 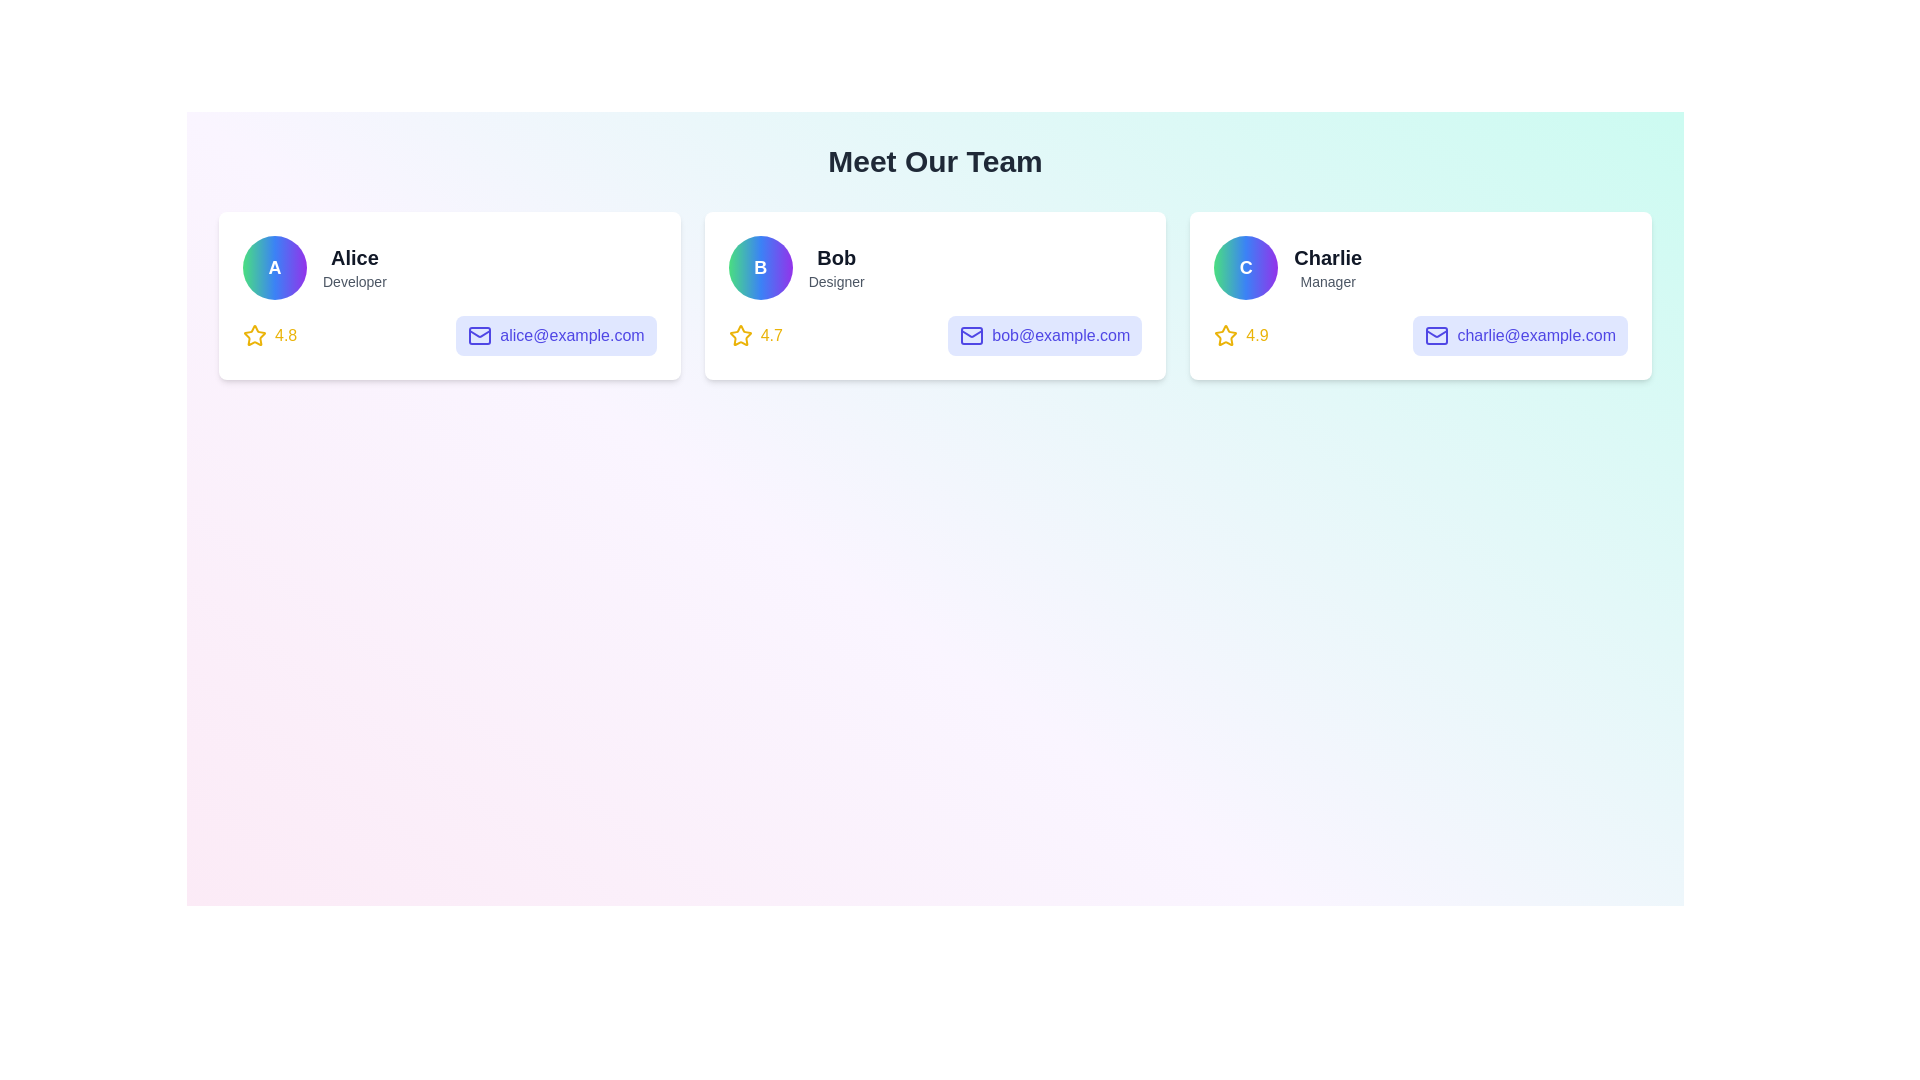 What do you see at coordinates (770, 334) in the screenshot?
I see `the Rating indicator displaying '4.7' in bold yellow text, located within the 'Bob' profile card, which is part of a horizontal grouping with a star icon to its left` at bounding box center [770, 334].